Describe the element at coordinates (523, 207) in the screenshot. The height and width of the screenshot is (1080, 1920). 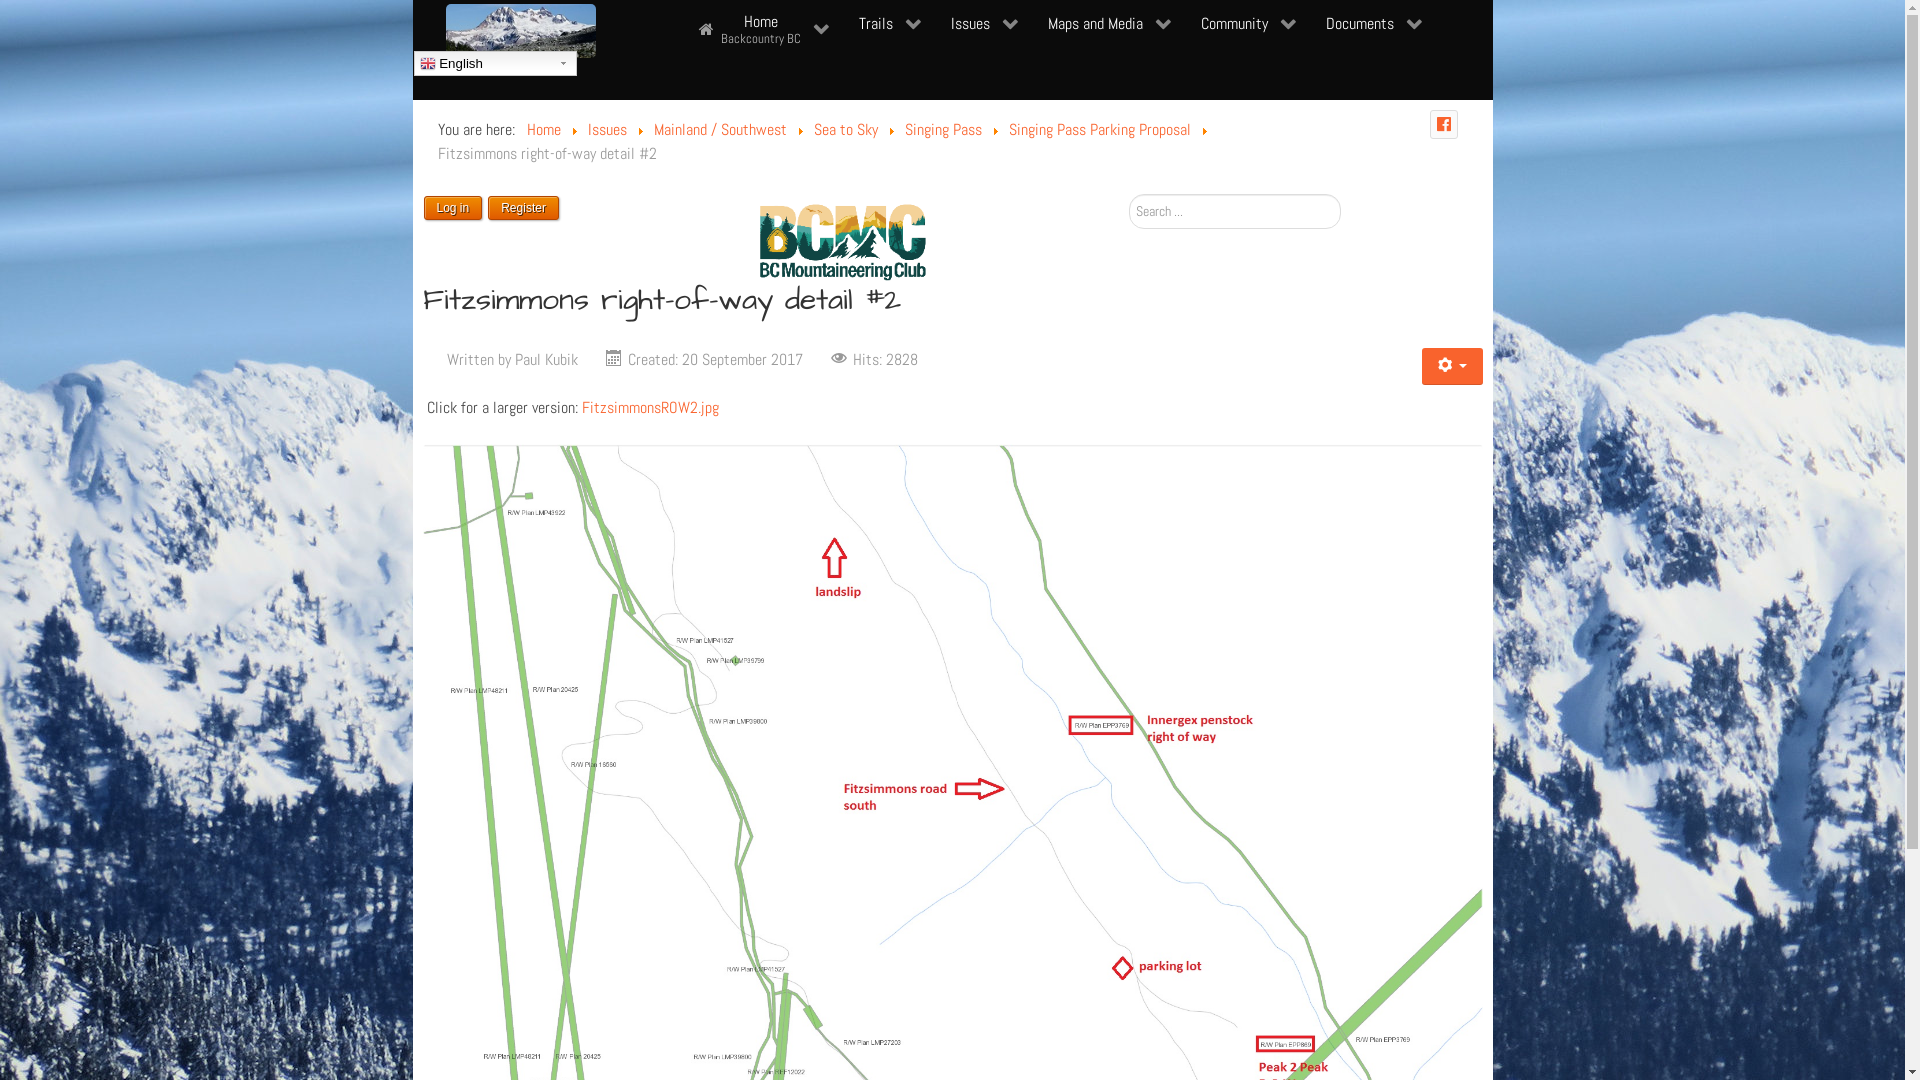
I see `'Register'` at that location.